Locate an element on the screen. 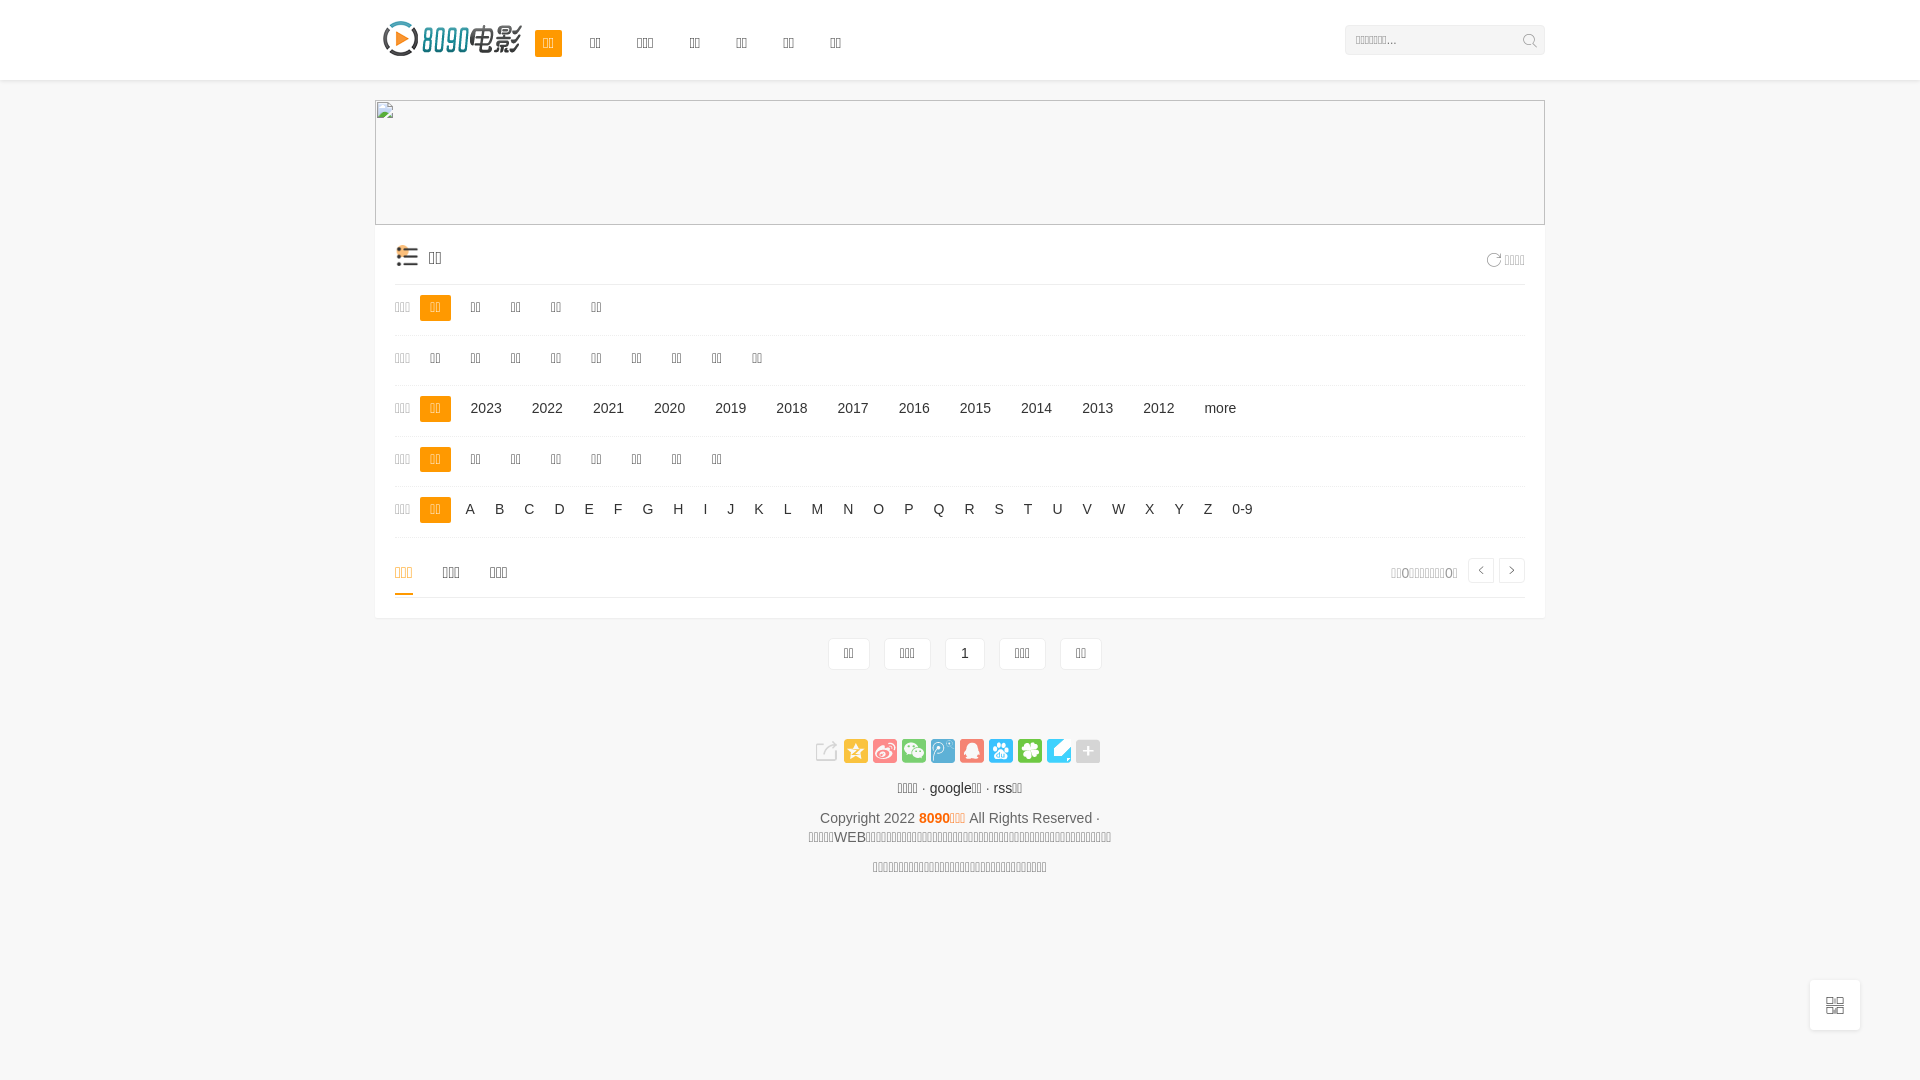 Image resolution: width=1920 pixels, height=1080 pixels. '2015' is located at coordinates (975, 407).